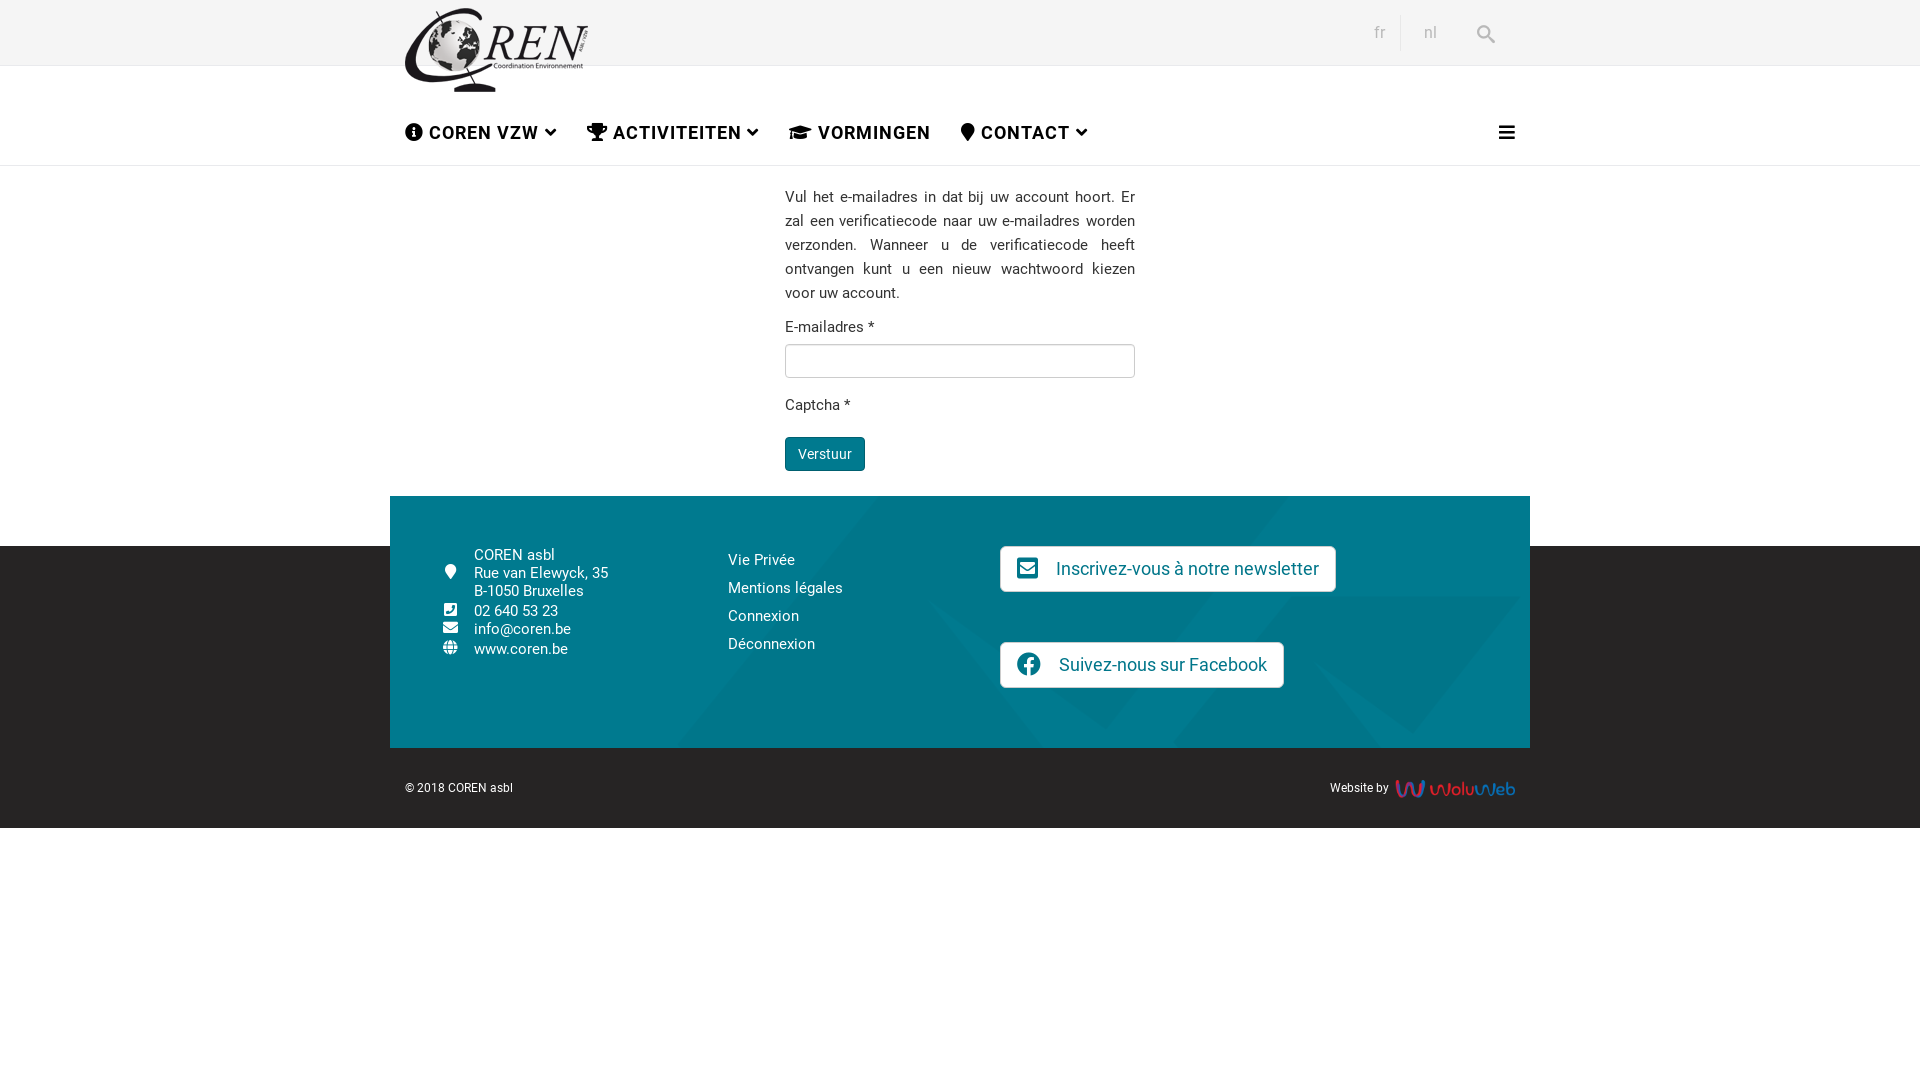  Describe the element at coordinates (1142, 664) in the screenshot. I see `'Suivez-nous sur Facebook'` at that location.